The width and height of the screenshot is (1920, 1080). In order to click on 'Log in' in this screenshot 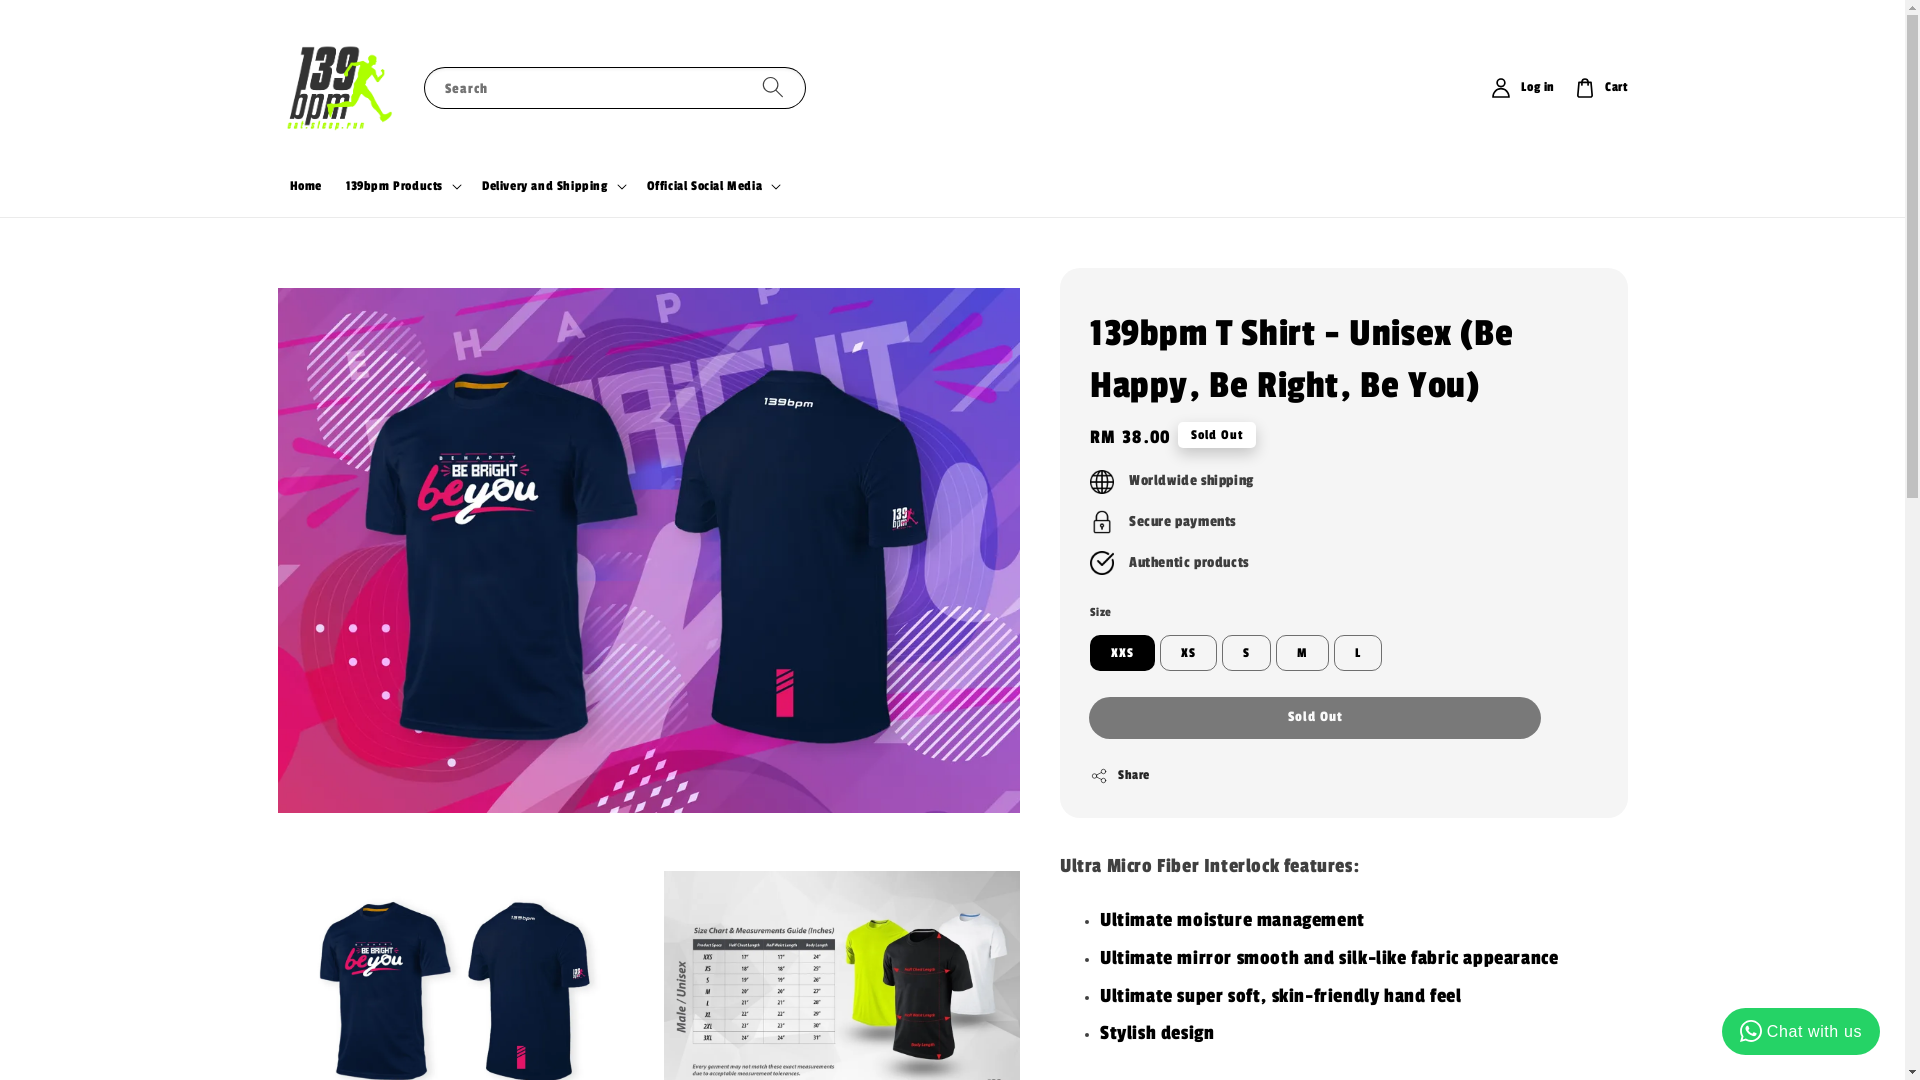, I will do `click(1491, 86)`.